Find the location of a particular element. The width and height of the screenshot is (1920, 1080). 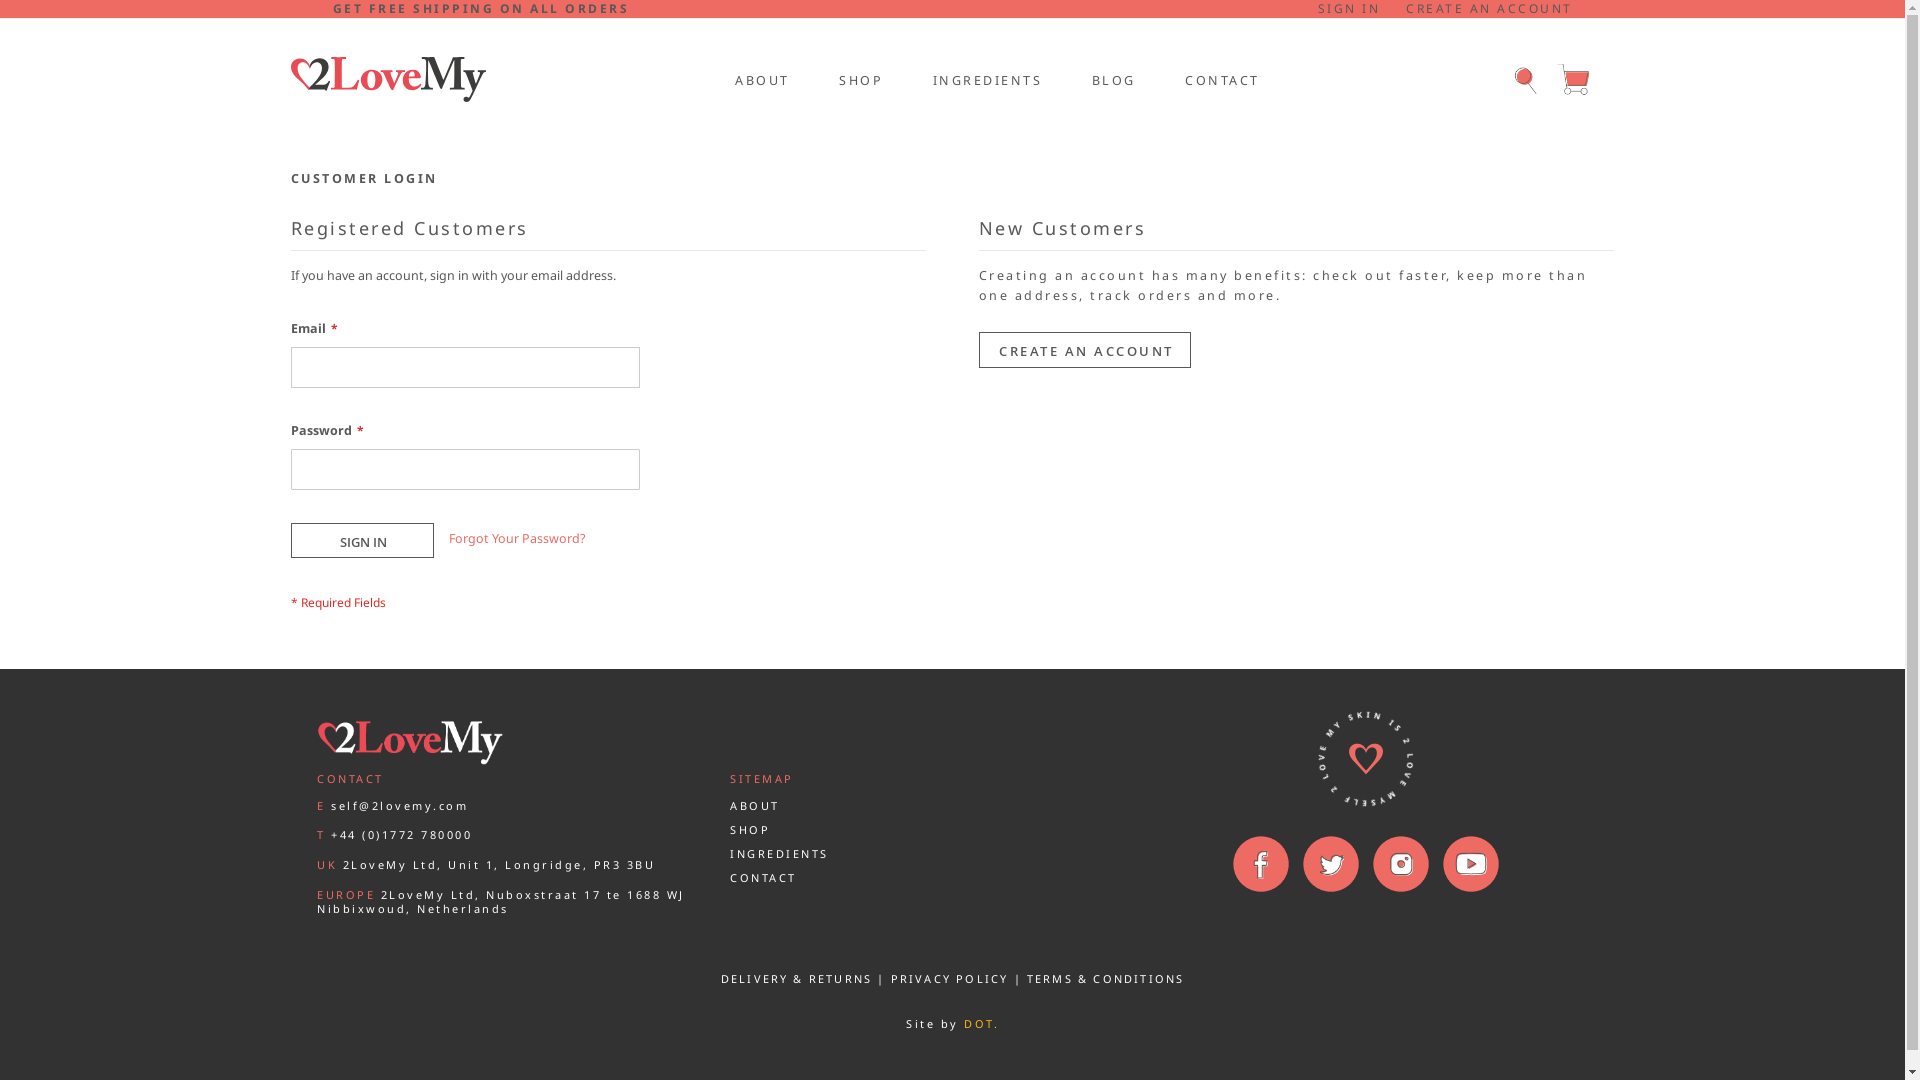

'You Tube' is located at coordinates (1470, 863).